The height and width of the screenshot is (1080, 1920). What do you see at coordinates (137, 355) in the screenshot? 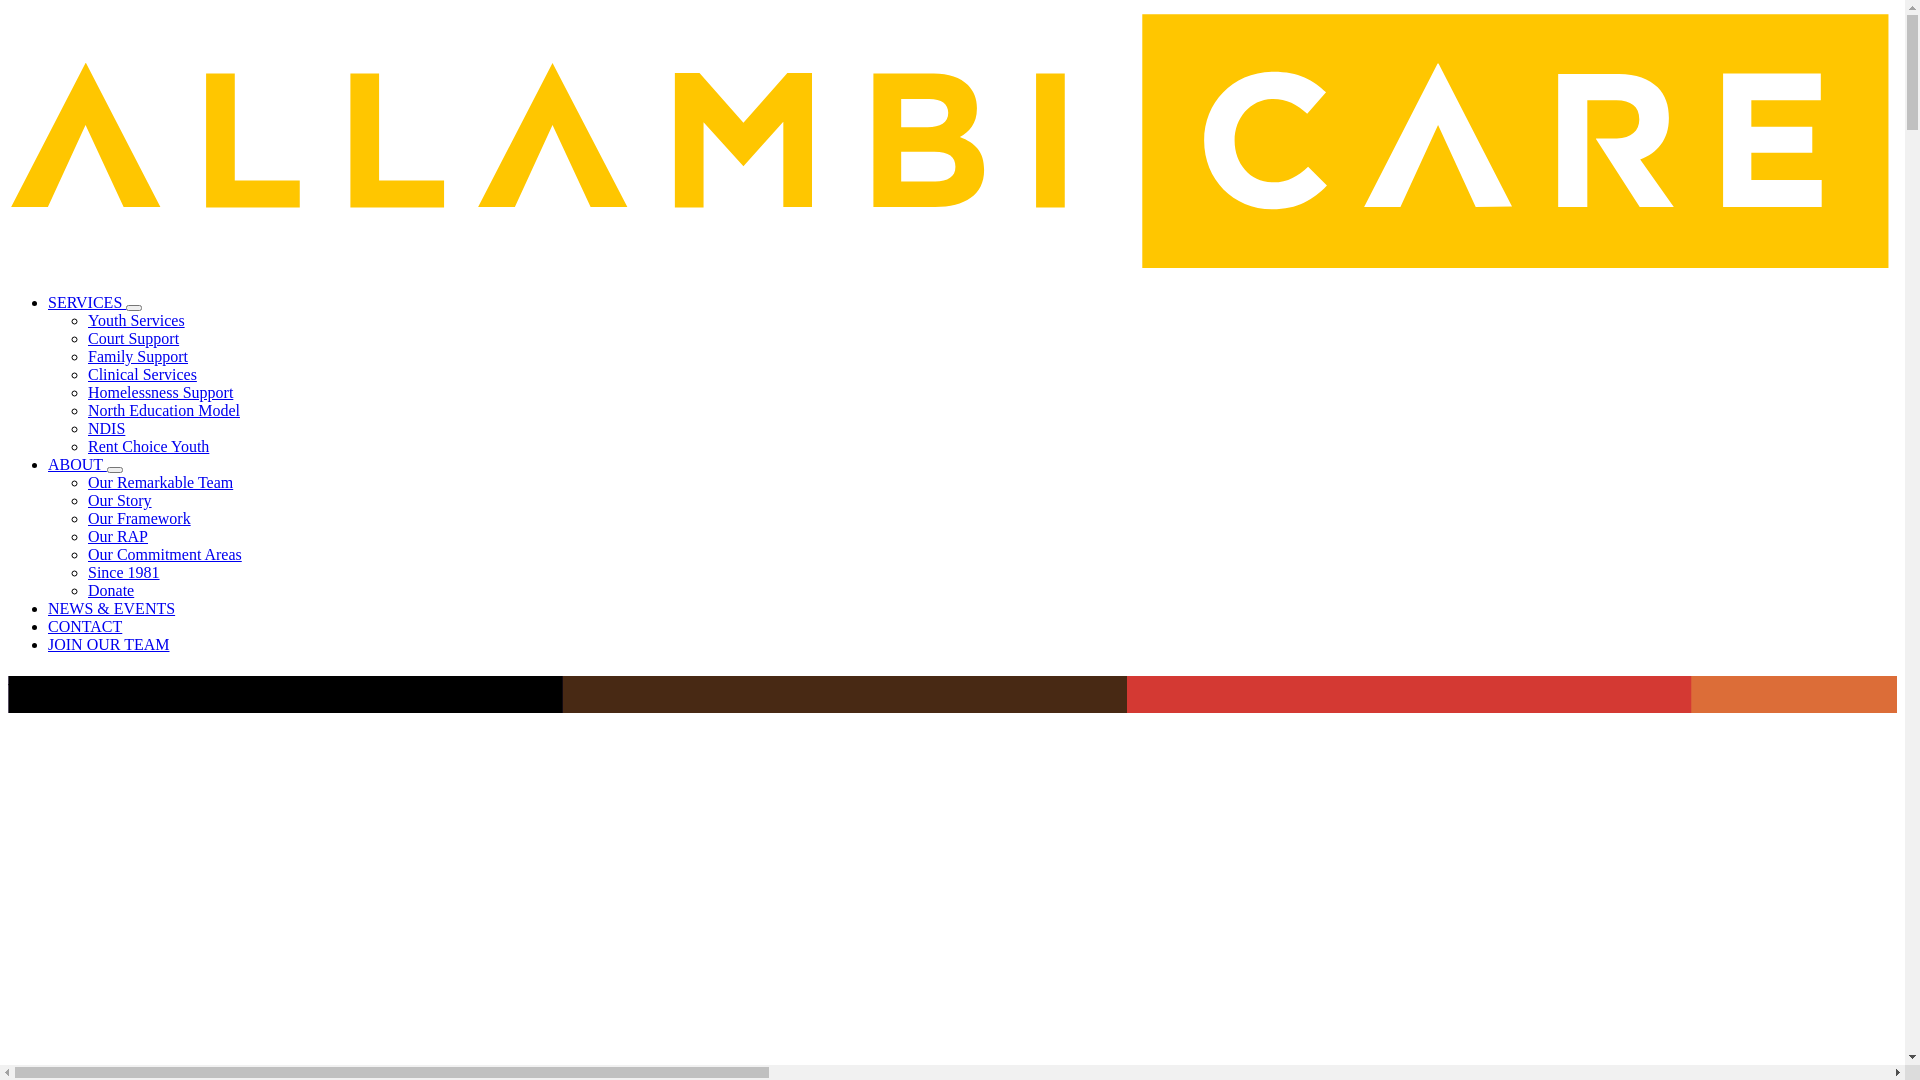
I see `'Family Support'` at bounding box center [137, 355].